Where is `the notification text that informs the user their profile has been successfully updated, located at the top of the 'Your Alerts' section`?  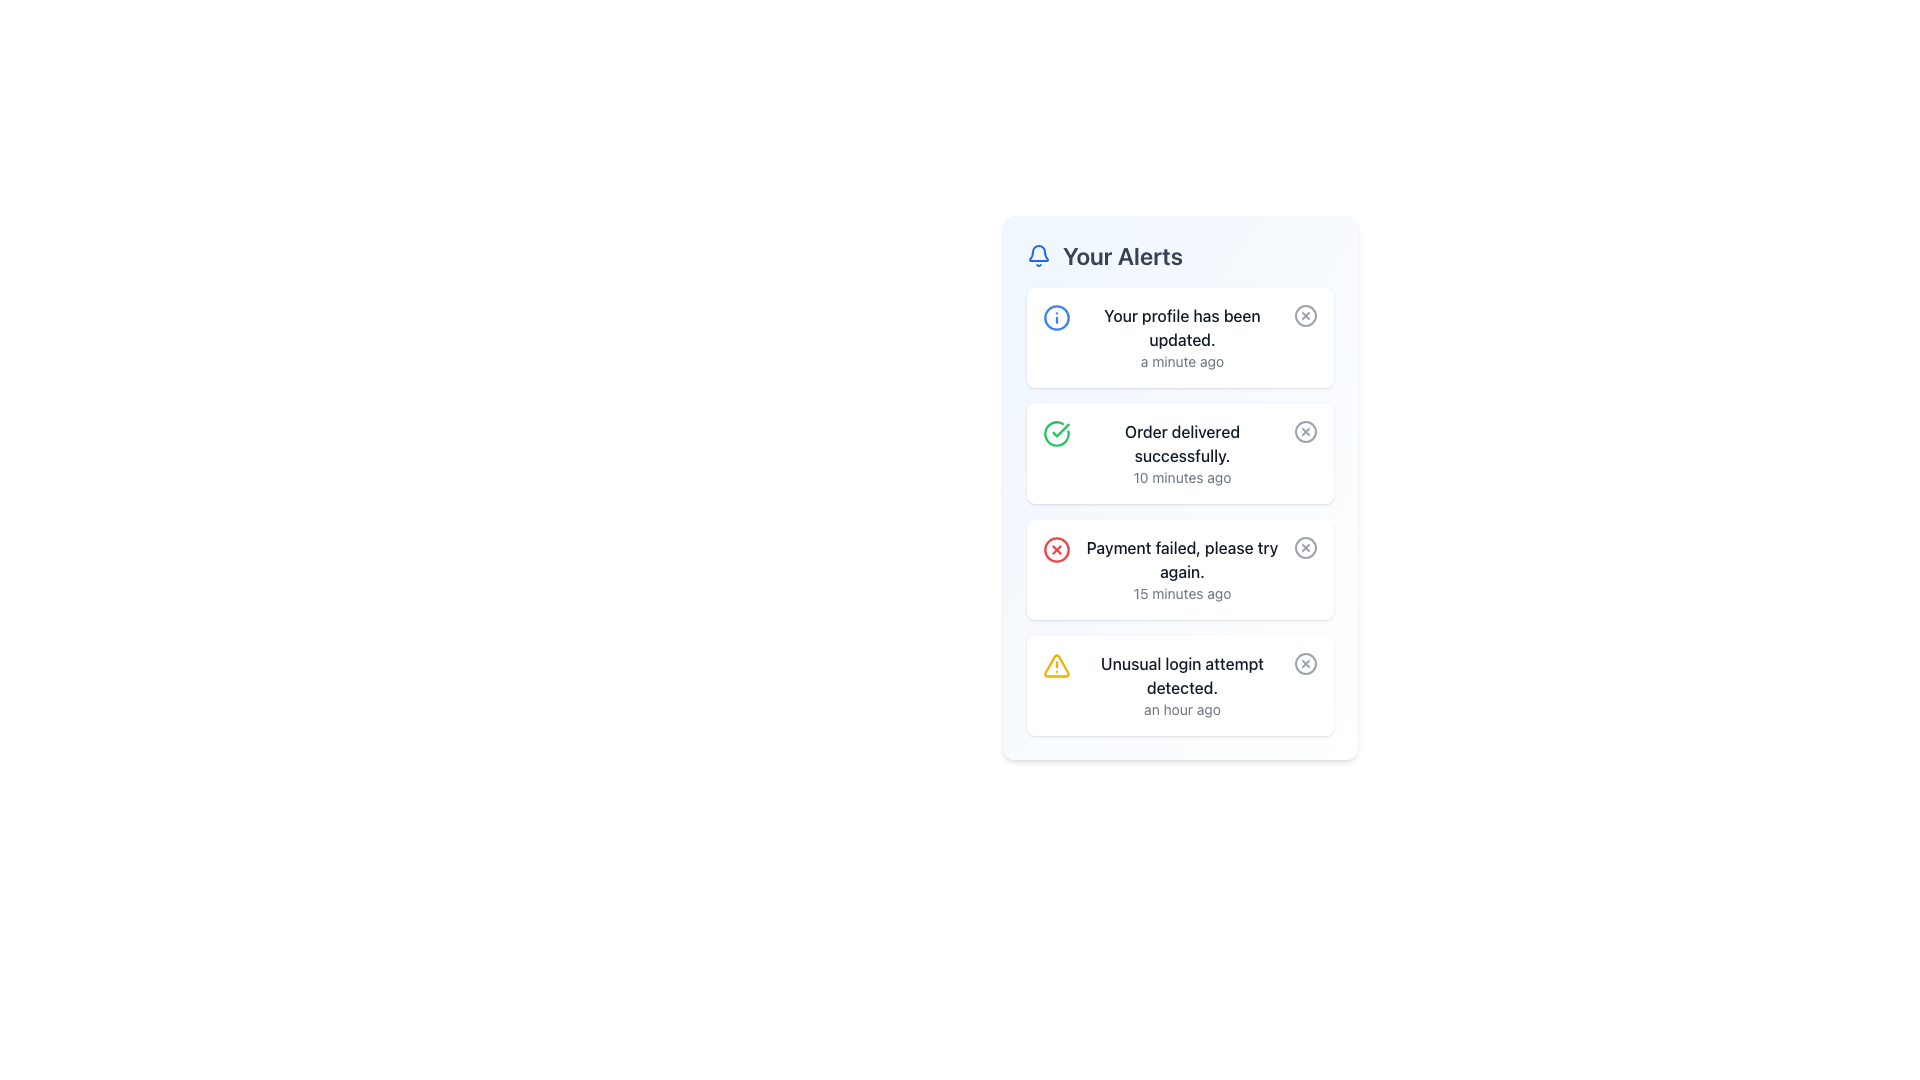 the notification text that informs the user their profile has been successfully updated, located at the top of the 'Your Alerts' section is located at coordinates (1182, 326).